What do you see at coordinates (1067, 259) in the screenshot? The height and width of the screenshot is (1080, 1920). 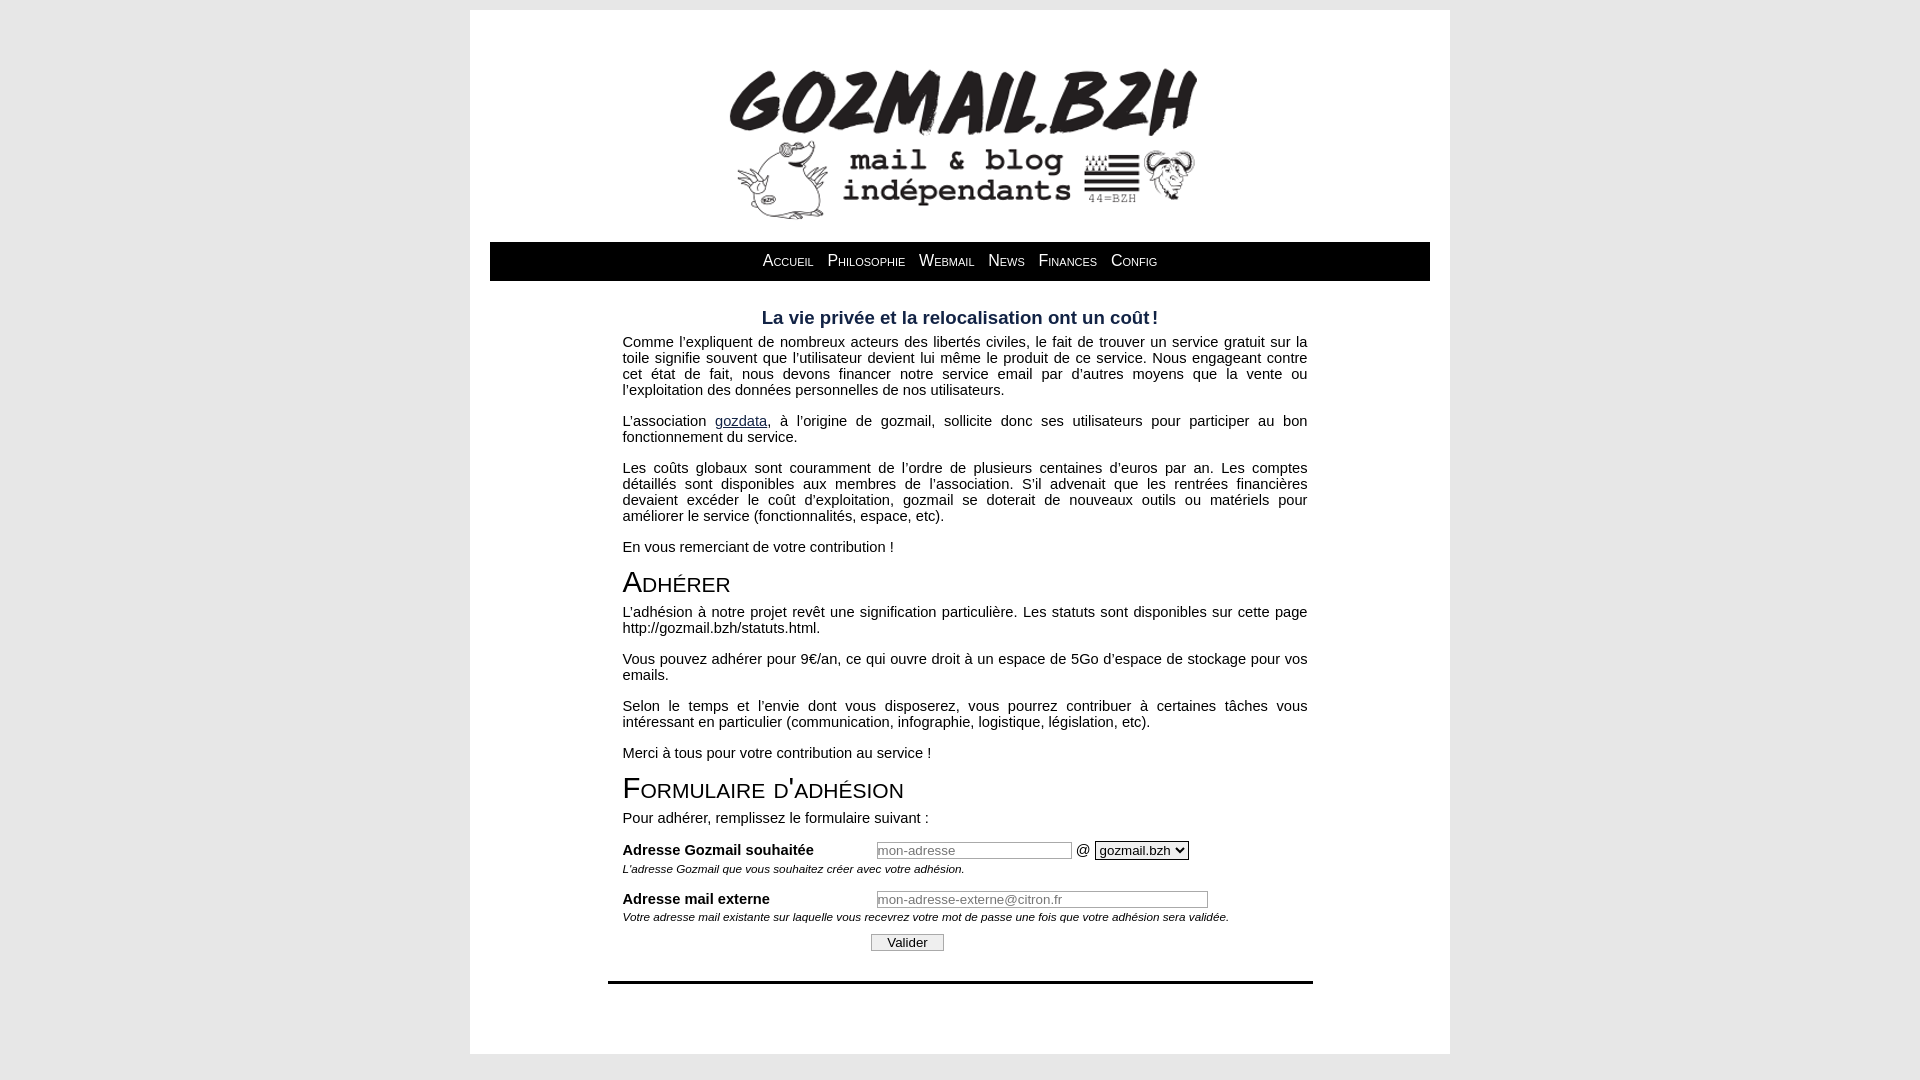 I see `'Finances'` at bounding box center [1067, 259].